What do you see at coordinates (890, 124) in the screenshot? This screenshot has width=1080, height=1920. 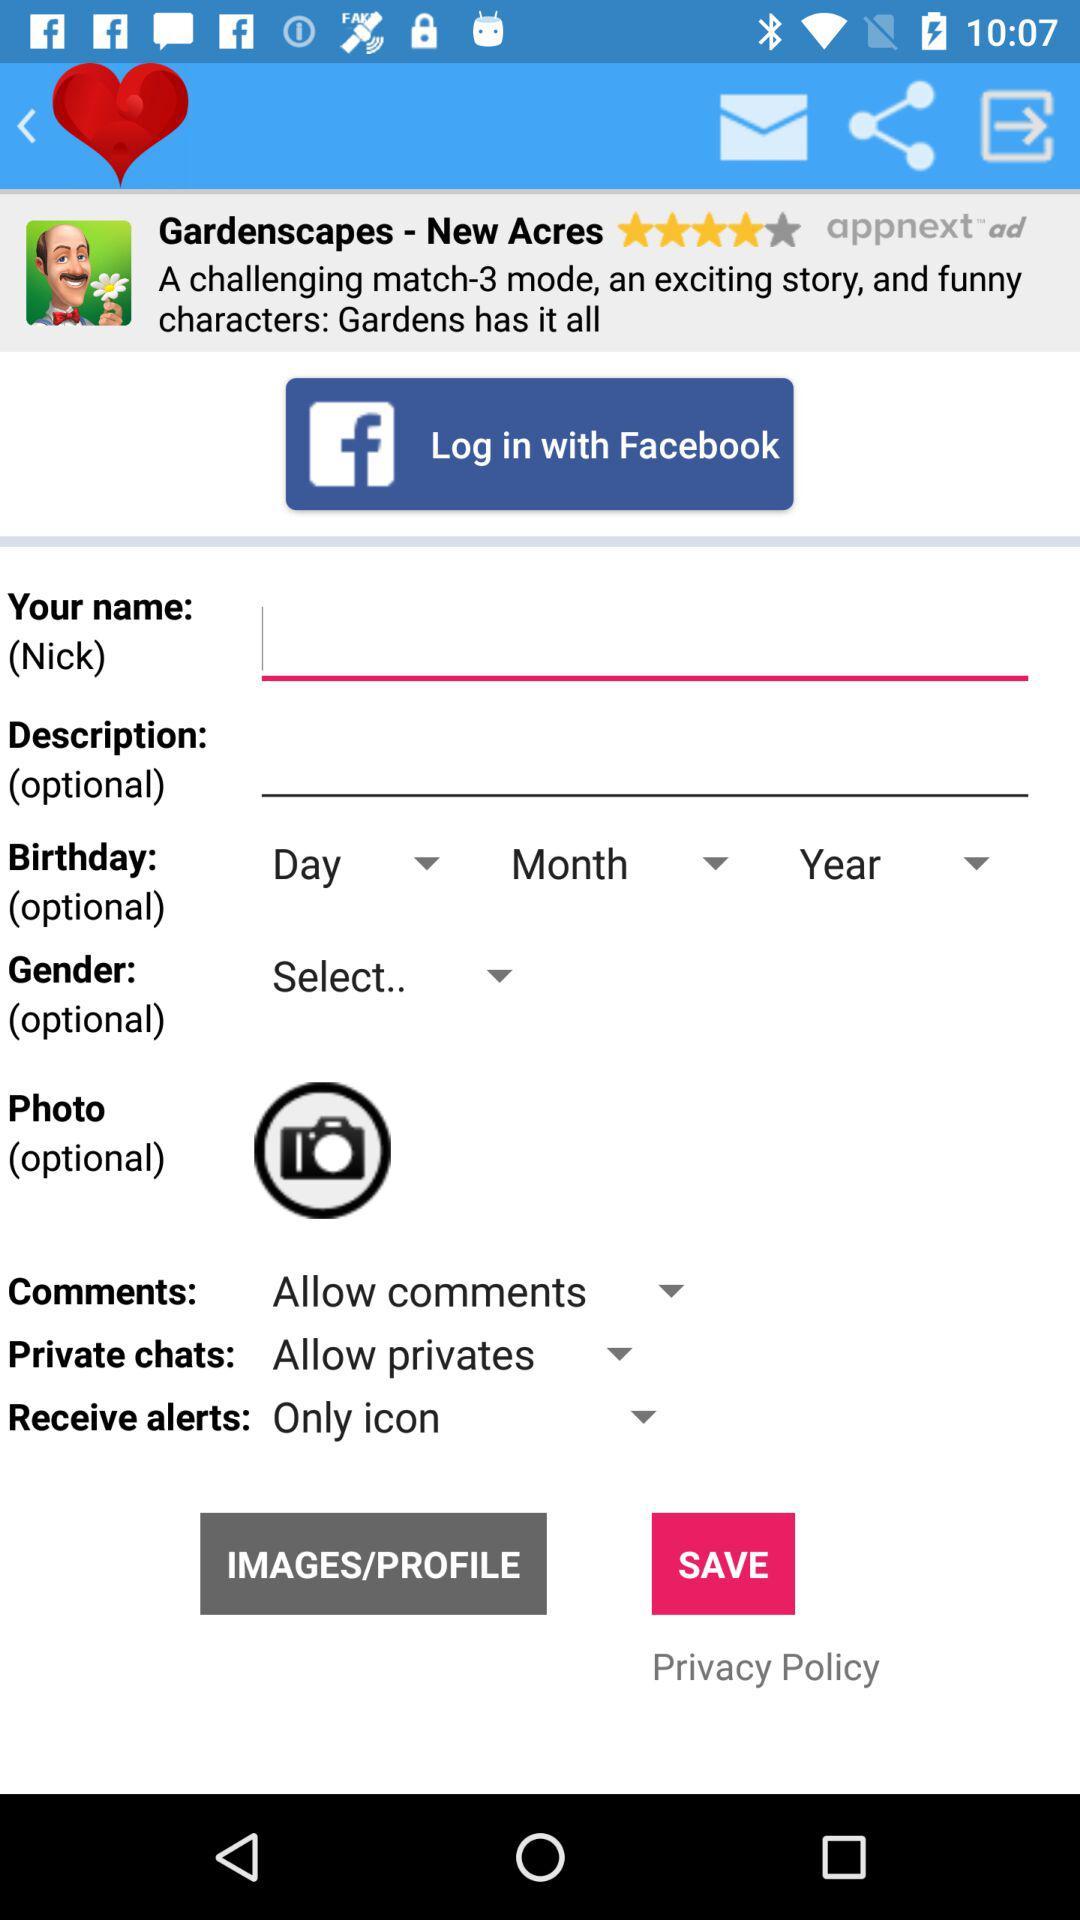 I see `share button` at bounding box center [890, 124].